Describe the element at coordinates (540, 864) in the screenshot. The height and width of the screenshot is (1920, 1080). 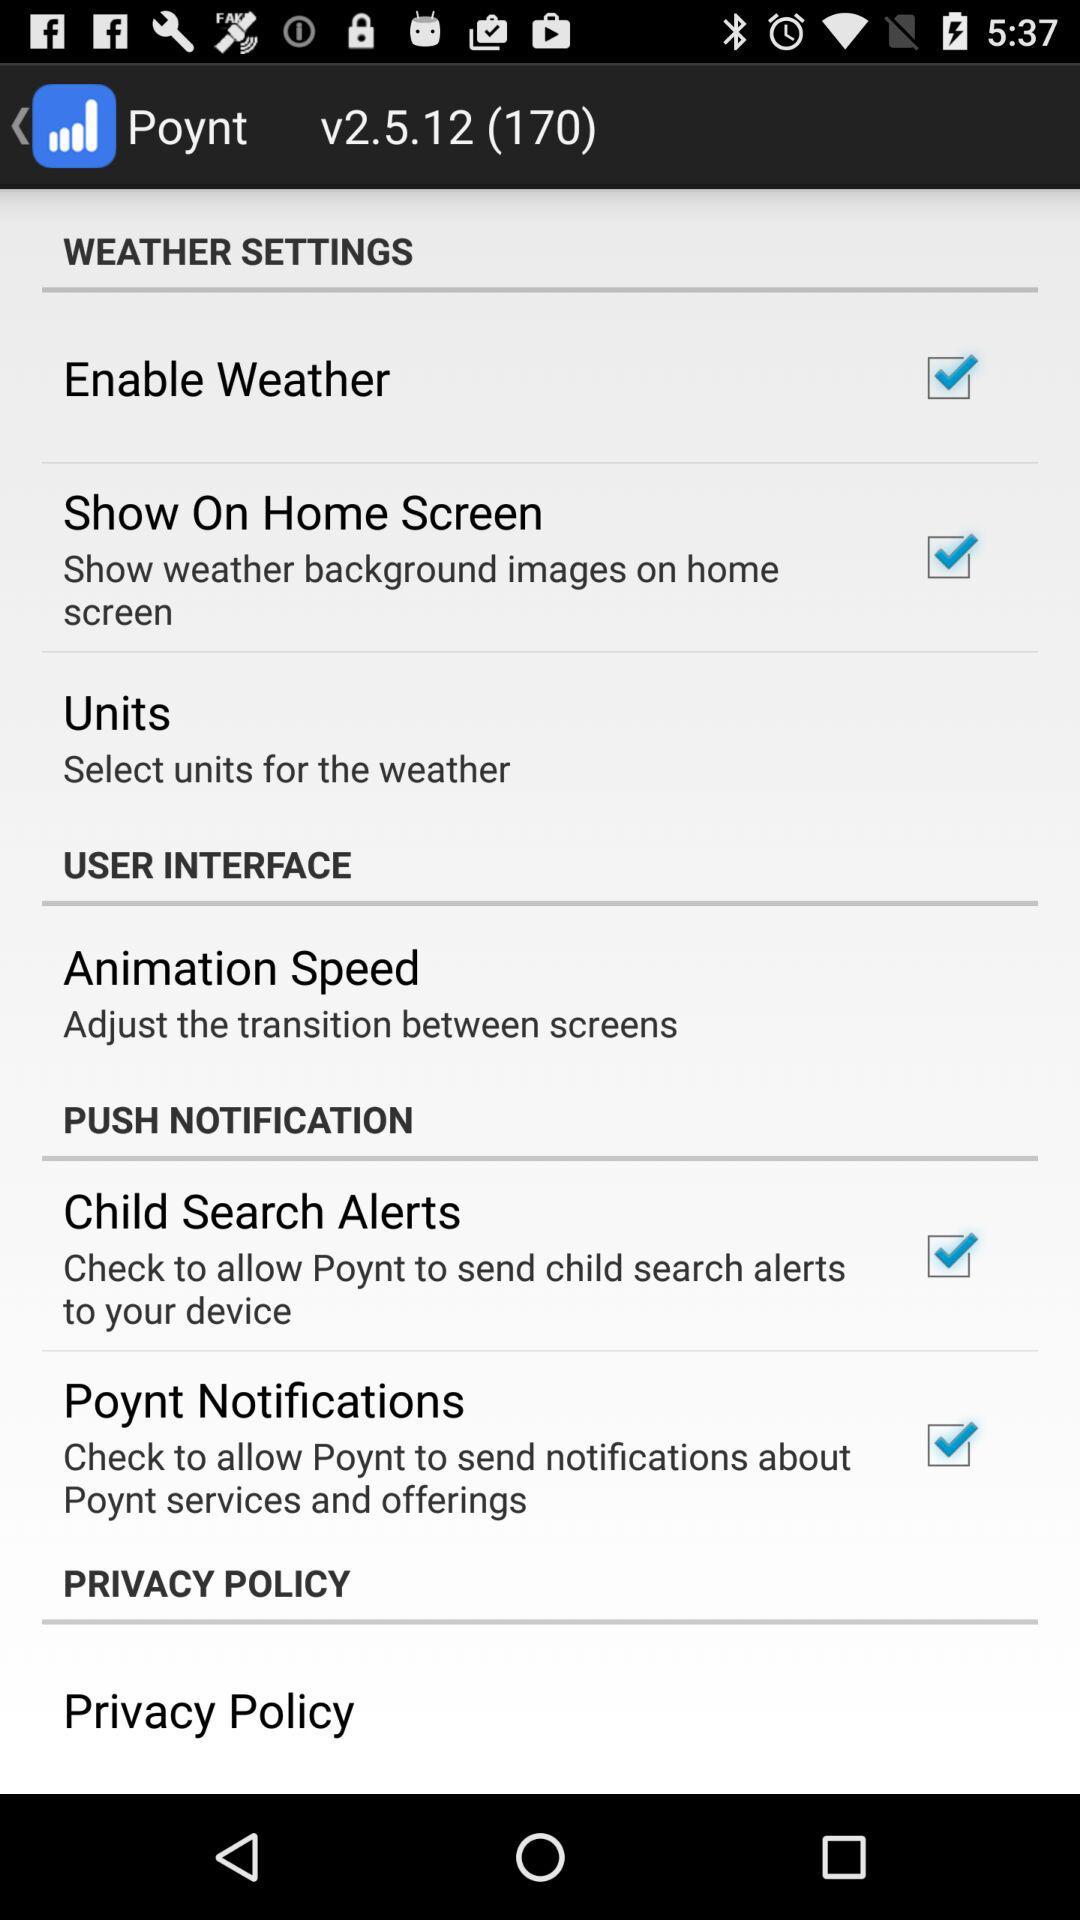
I see `the app above animation speed app` at that location.